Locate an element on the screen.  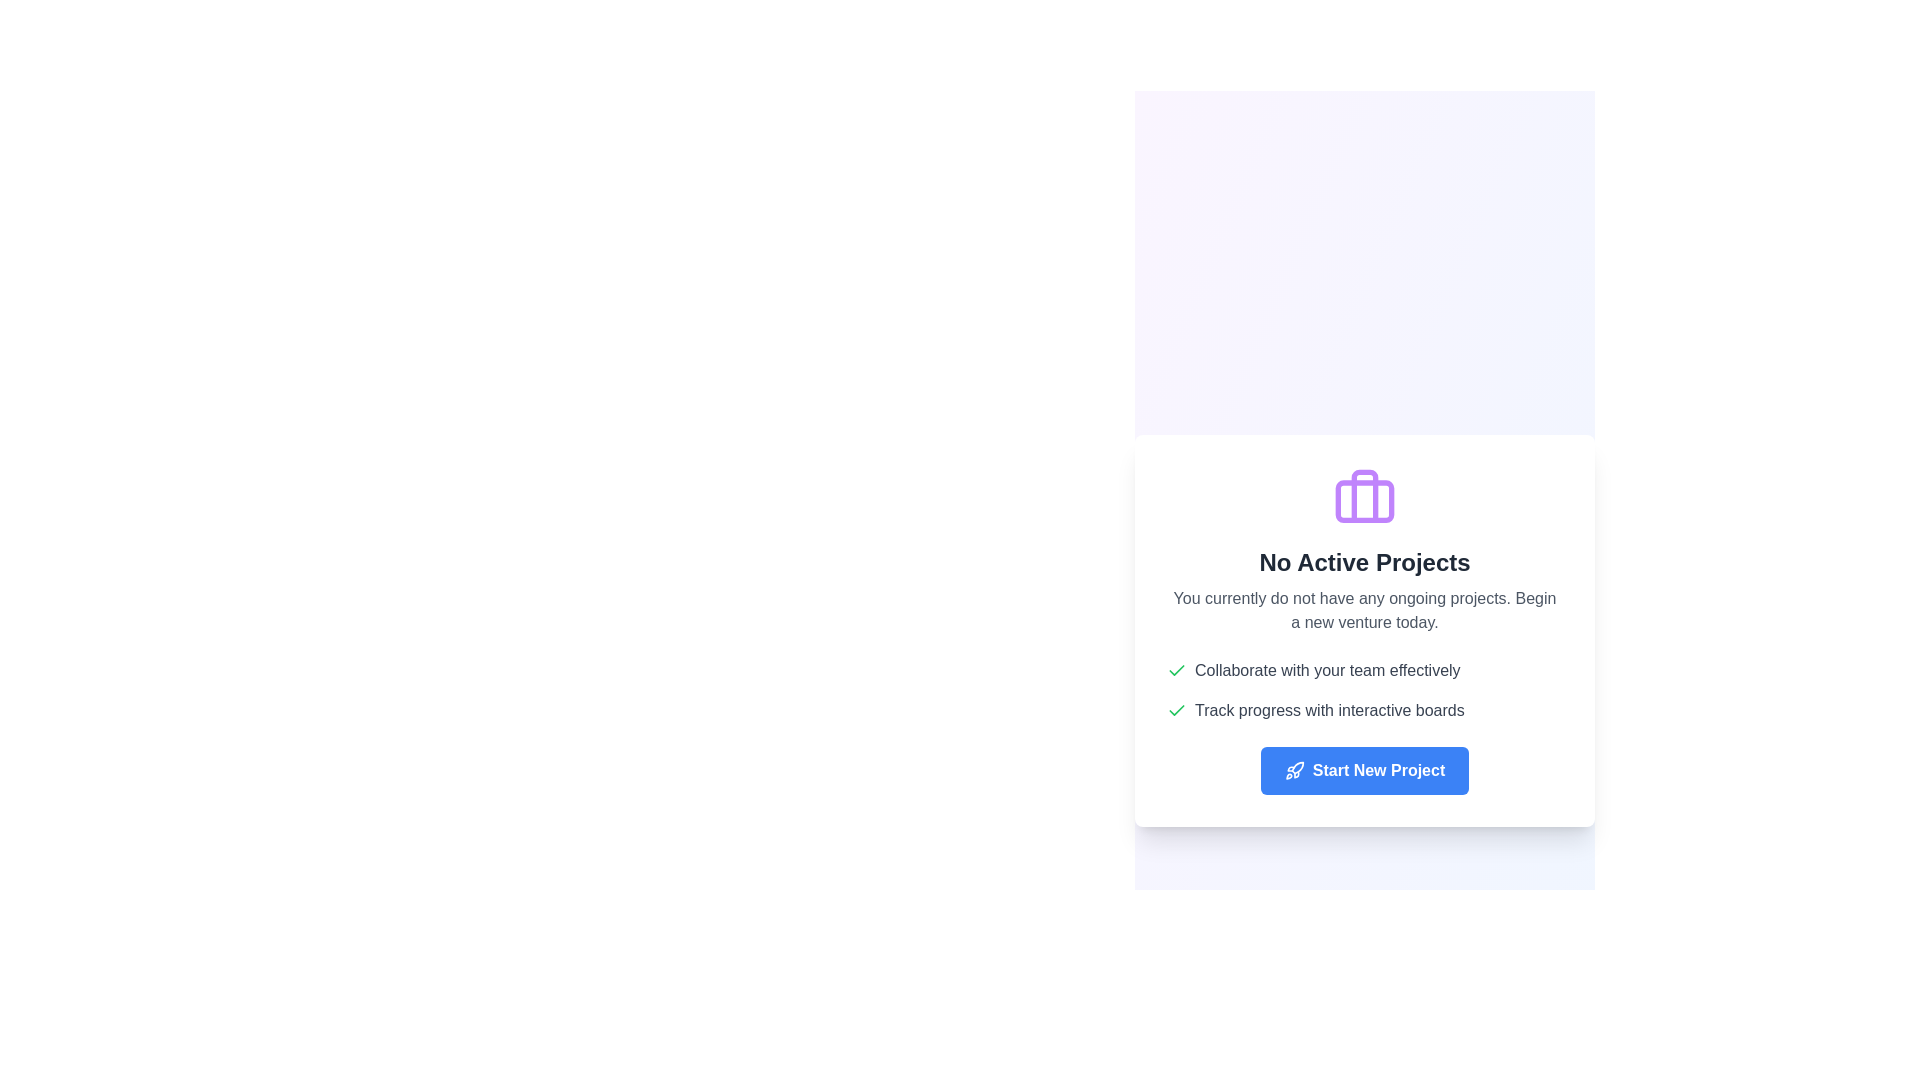
the new project button using keyboard navigation is located at coordinates (1363, 770).